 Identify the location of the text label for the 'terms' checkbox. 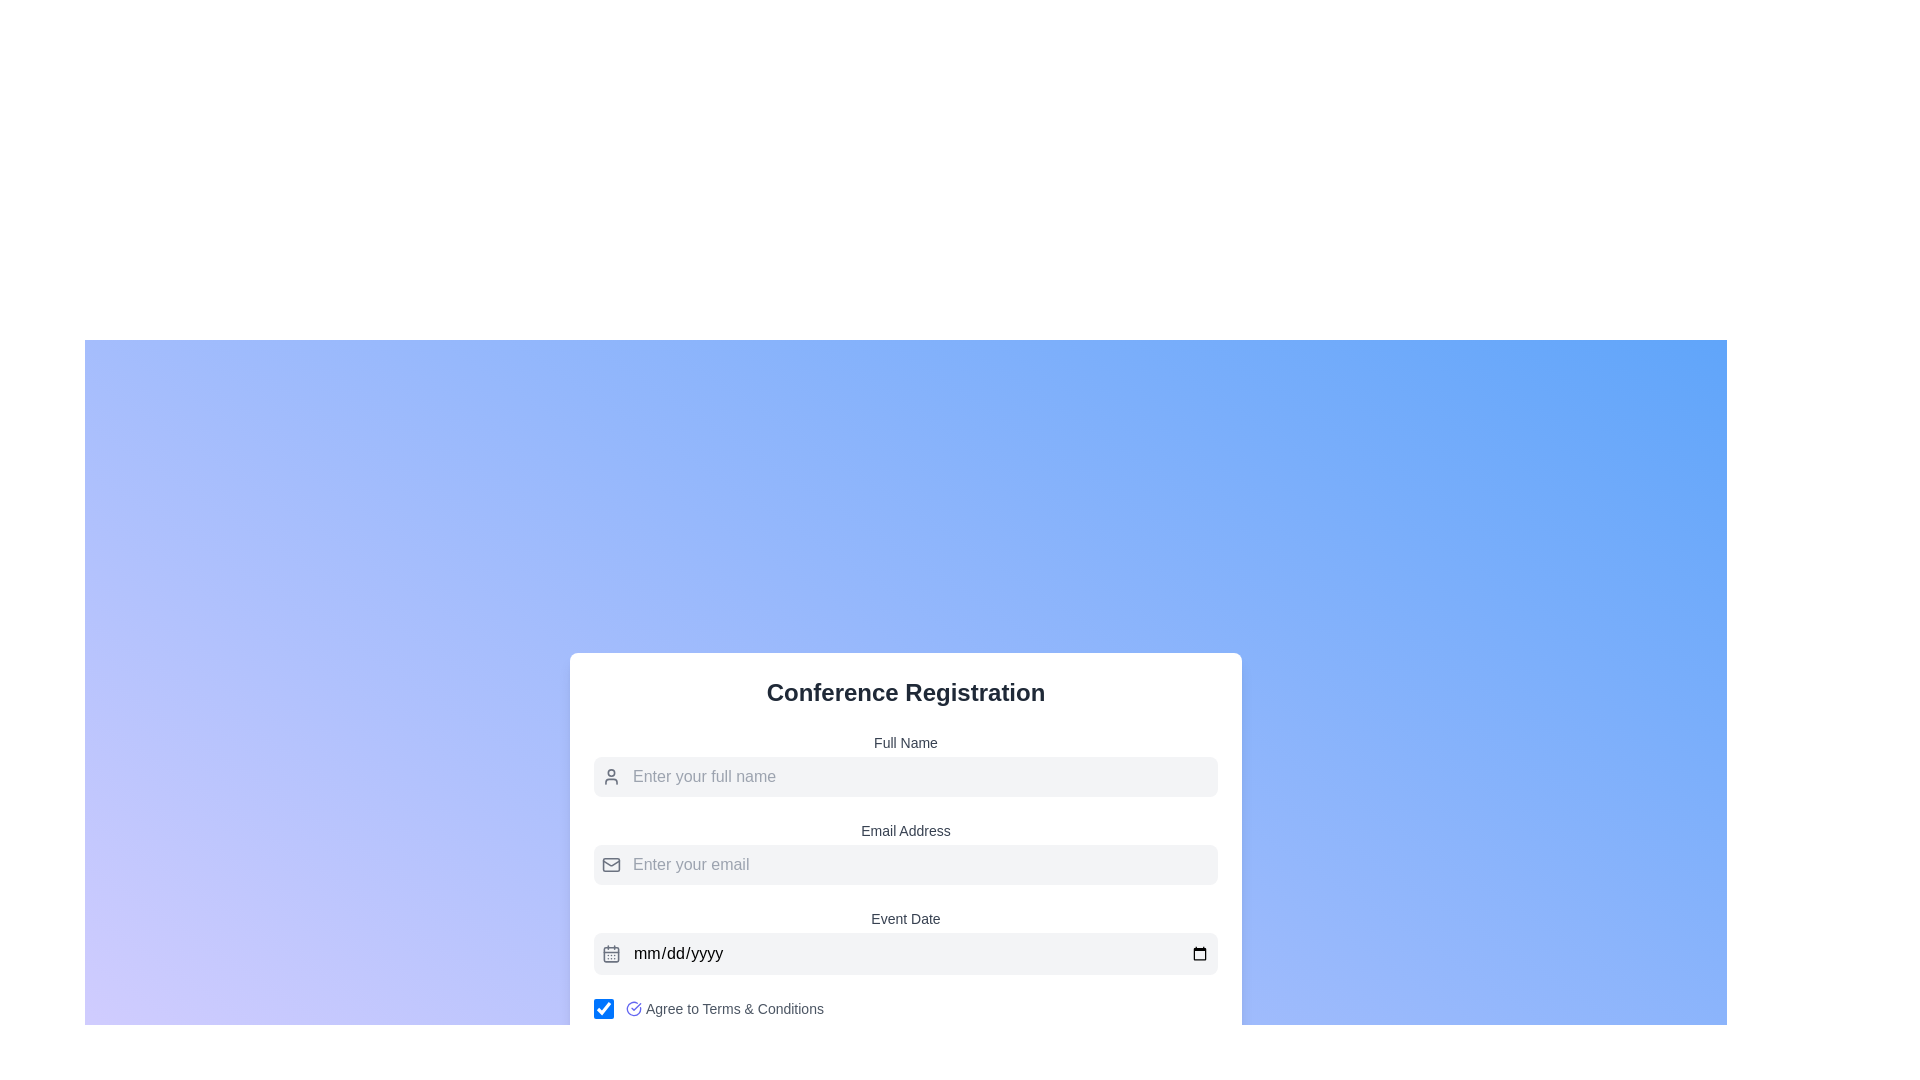
(723, 1009).